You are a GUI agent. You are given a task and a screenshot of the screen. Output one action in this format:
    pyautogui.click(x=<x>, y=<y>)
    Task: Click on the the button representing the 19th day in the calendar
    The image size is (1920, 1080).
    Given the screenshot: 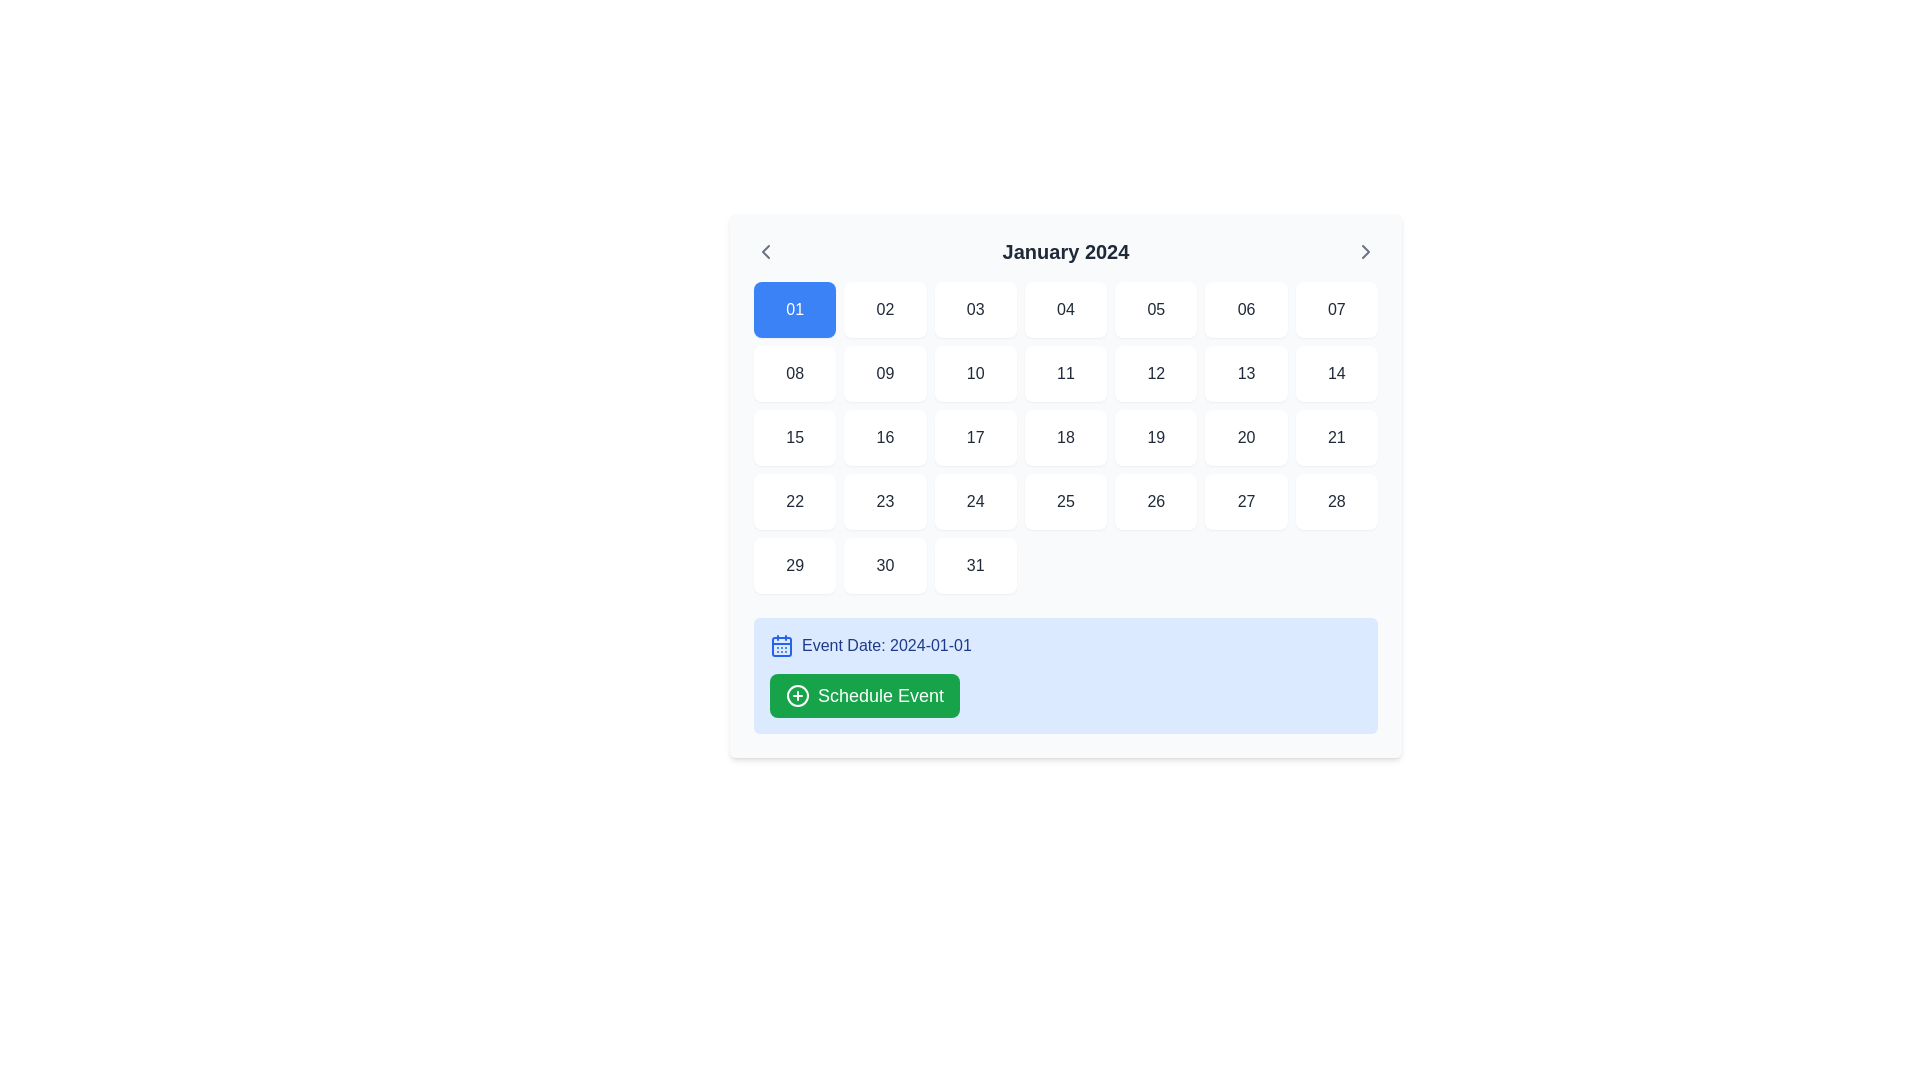 What is the action you would take?
    pyautogui.click(x=1156, y=437)
    